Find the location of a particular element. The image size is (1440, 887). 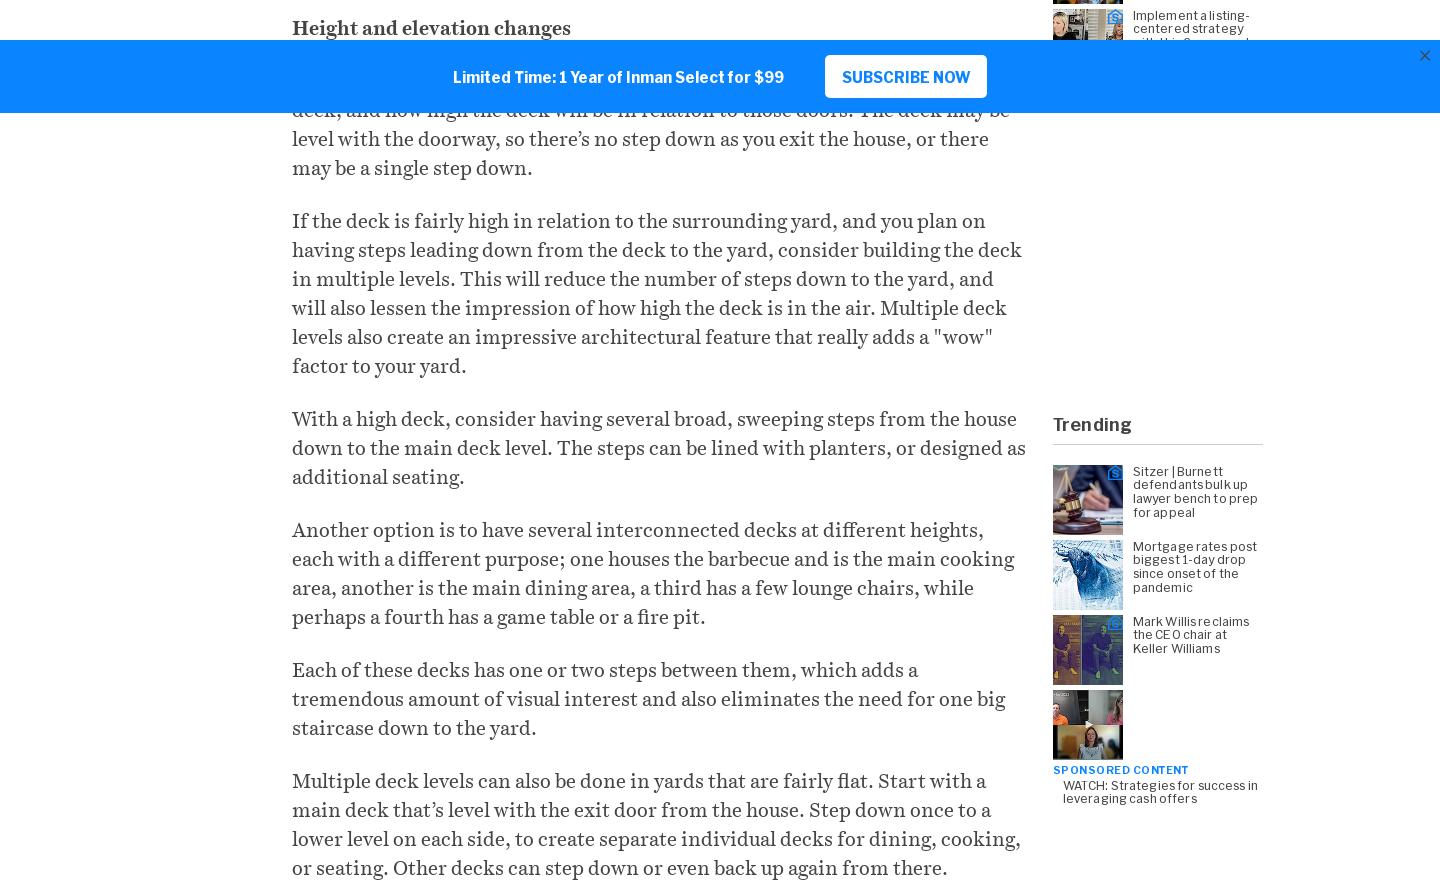

'With a high deck, consider having several broad, sweeping steps from the house down to the main deck level. The steps can be lined with planters, or designed as additional seating.' is located at coordinates (657, 447).